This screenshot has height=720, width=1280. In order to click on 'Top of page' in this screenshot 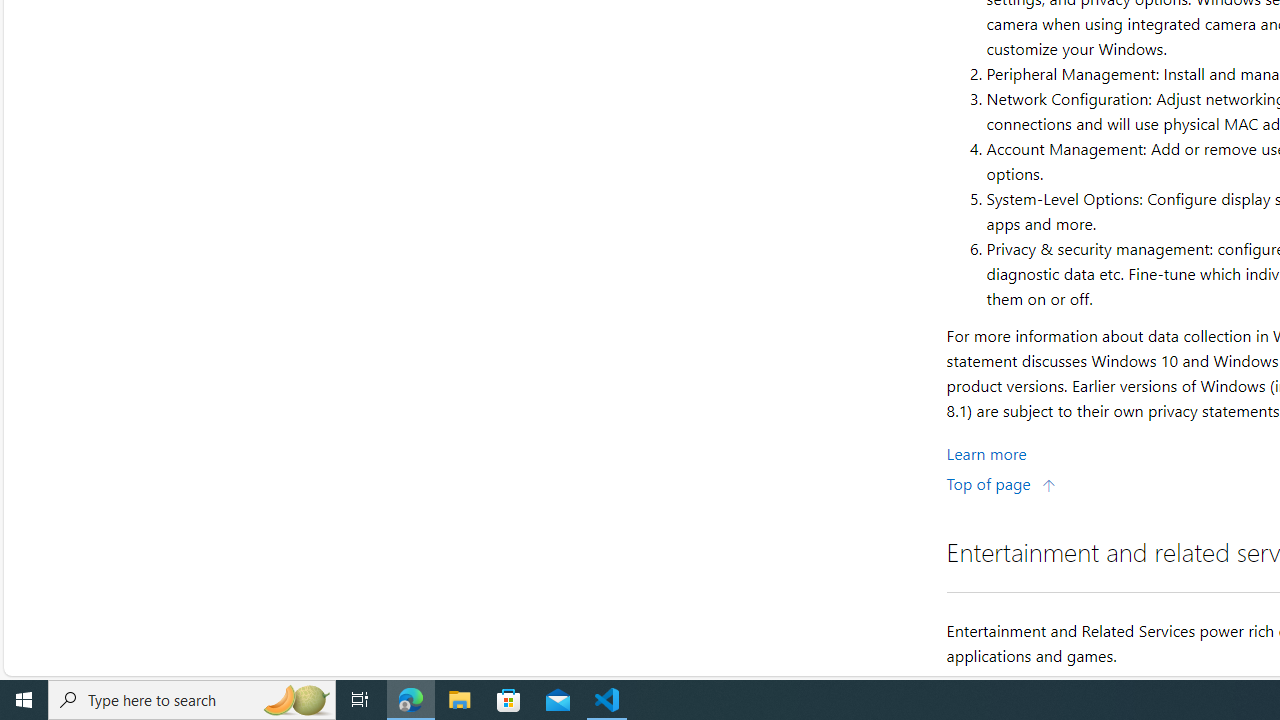, I will do `click(1001, 483)`.